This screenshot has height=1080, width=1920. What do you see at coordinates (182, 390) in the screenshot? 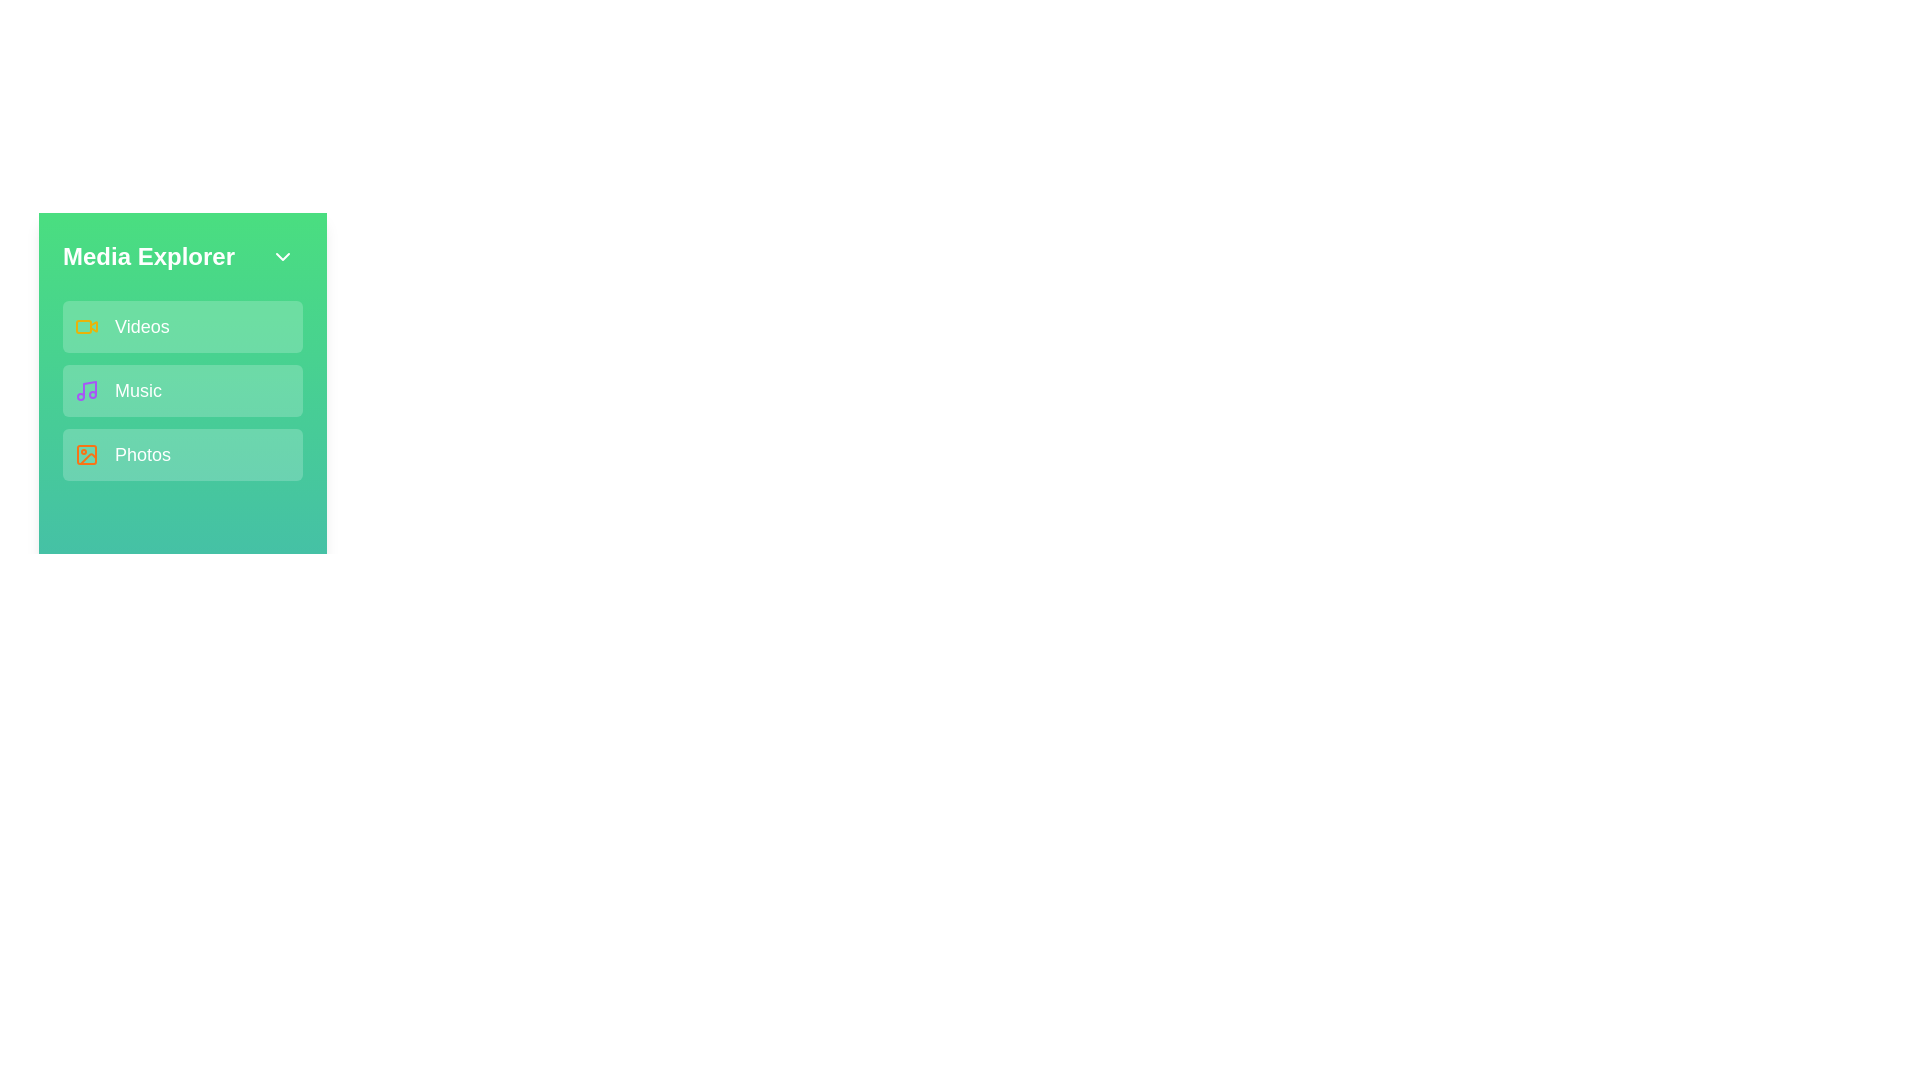
I see `the media category Music from the sidebar` at bounding box center [182, 390].